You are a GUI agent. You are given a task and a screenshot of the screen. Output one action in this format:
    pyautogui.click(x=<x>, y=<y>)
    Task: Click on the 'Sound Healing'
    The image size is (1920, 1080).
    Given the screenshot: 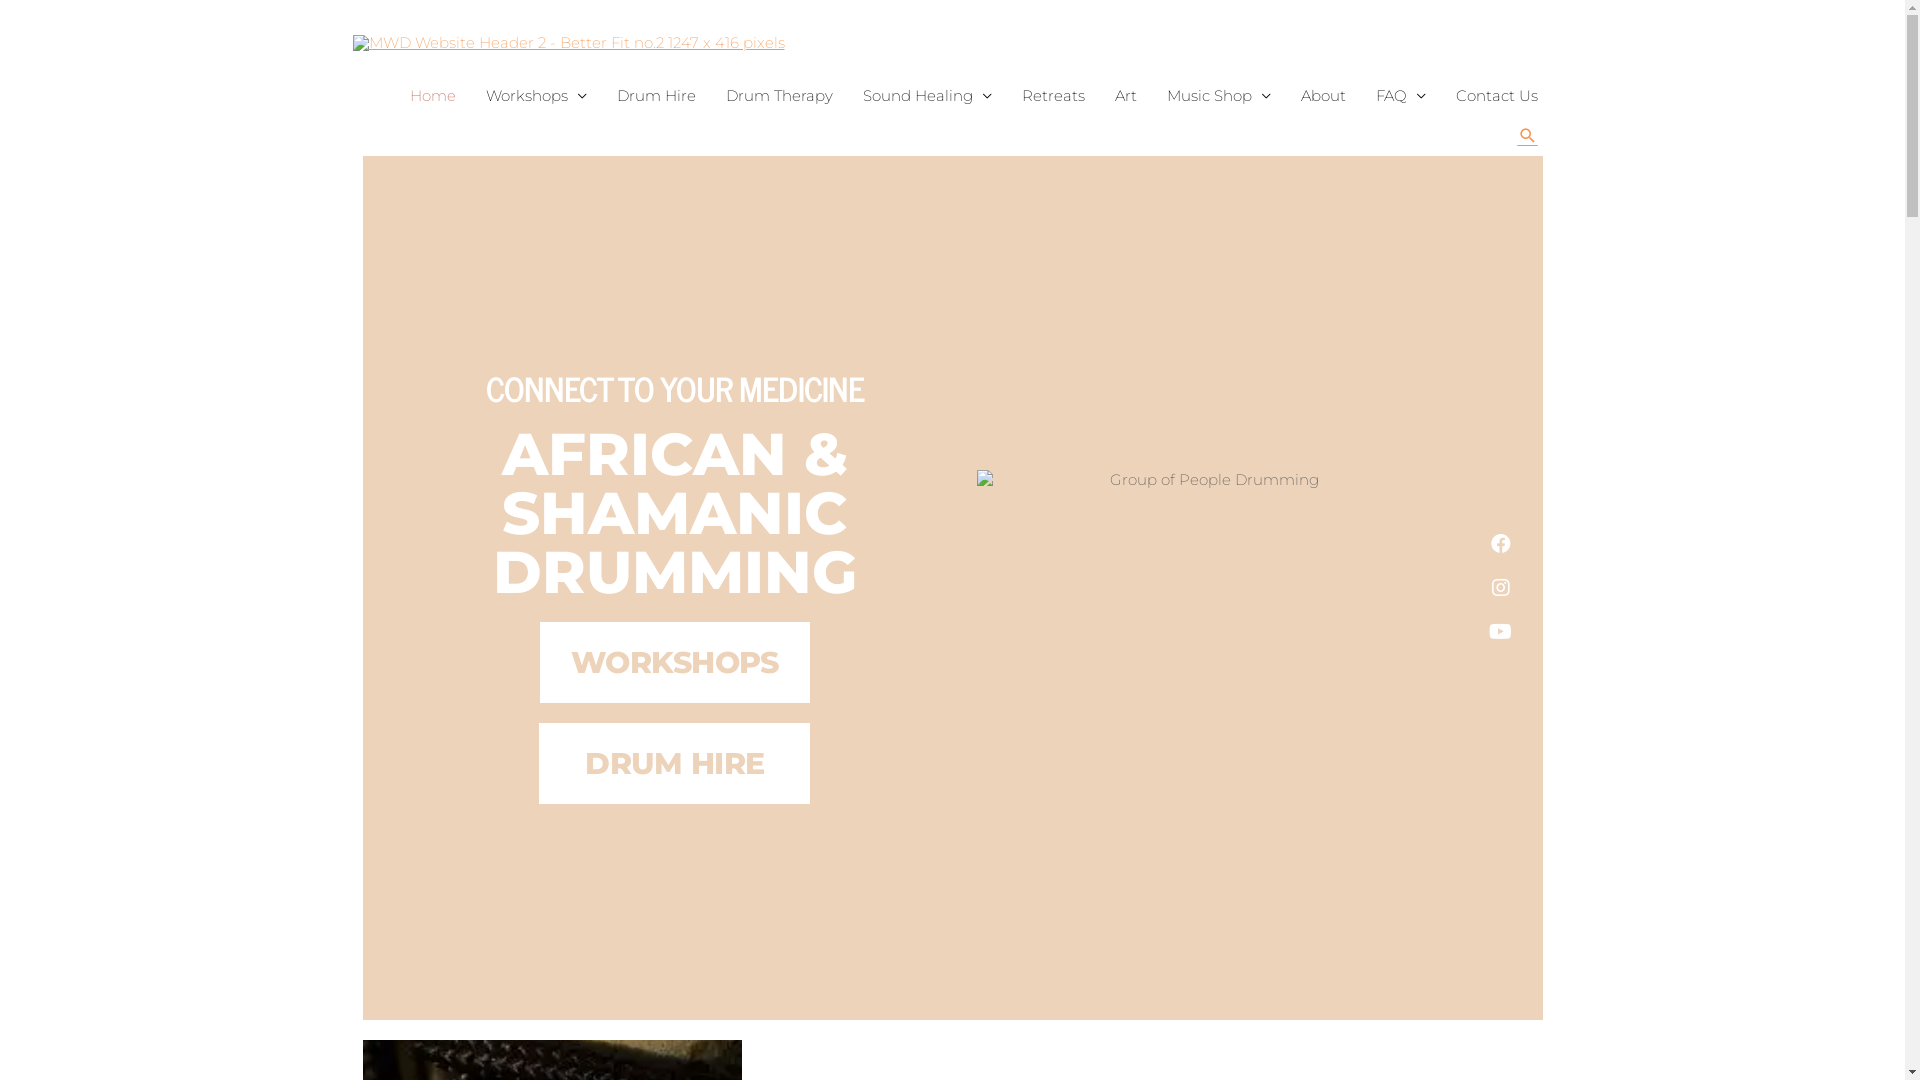 What is the action you would take?
    pyautogui.click(x=848, y=96)
    